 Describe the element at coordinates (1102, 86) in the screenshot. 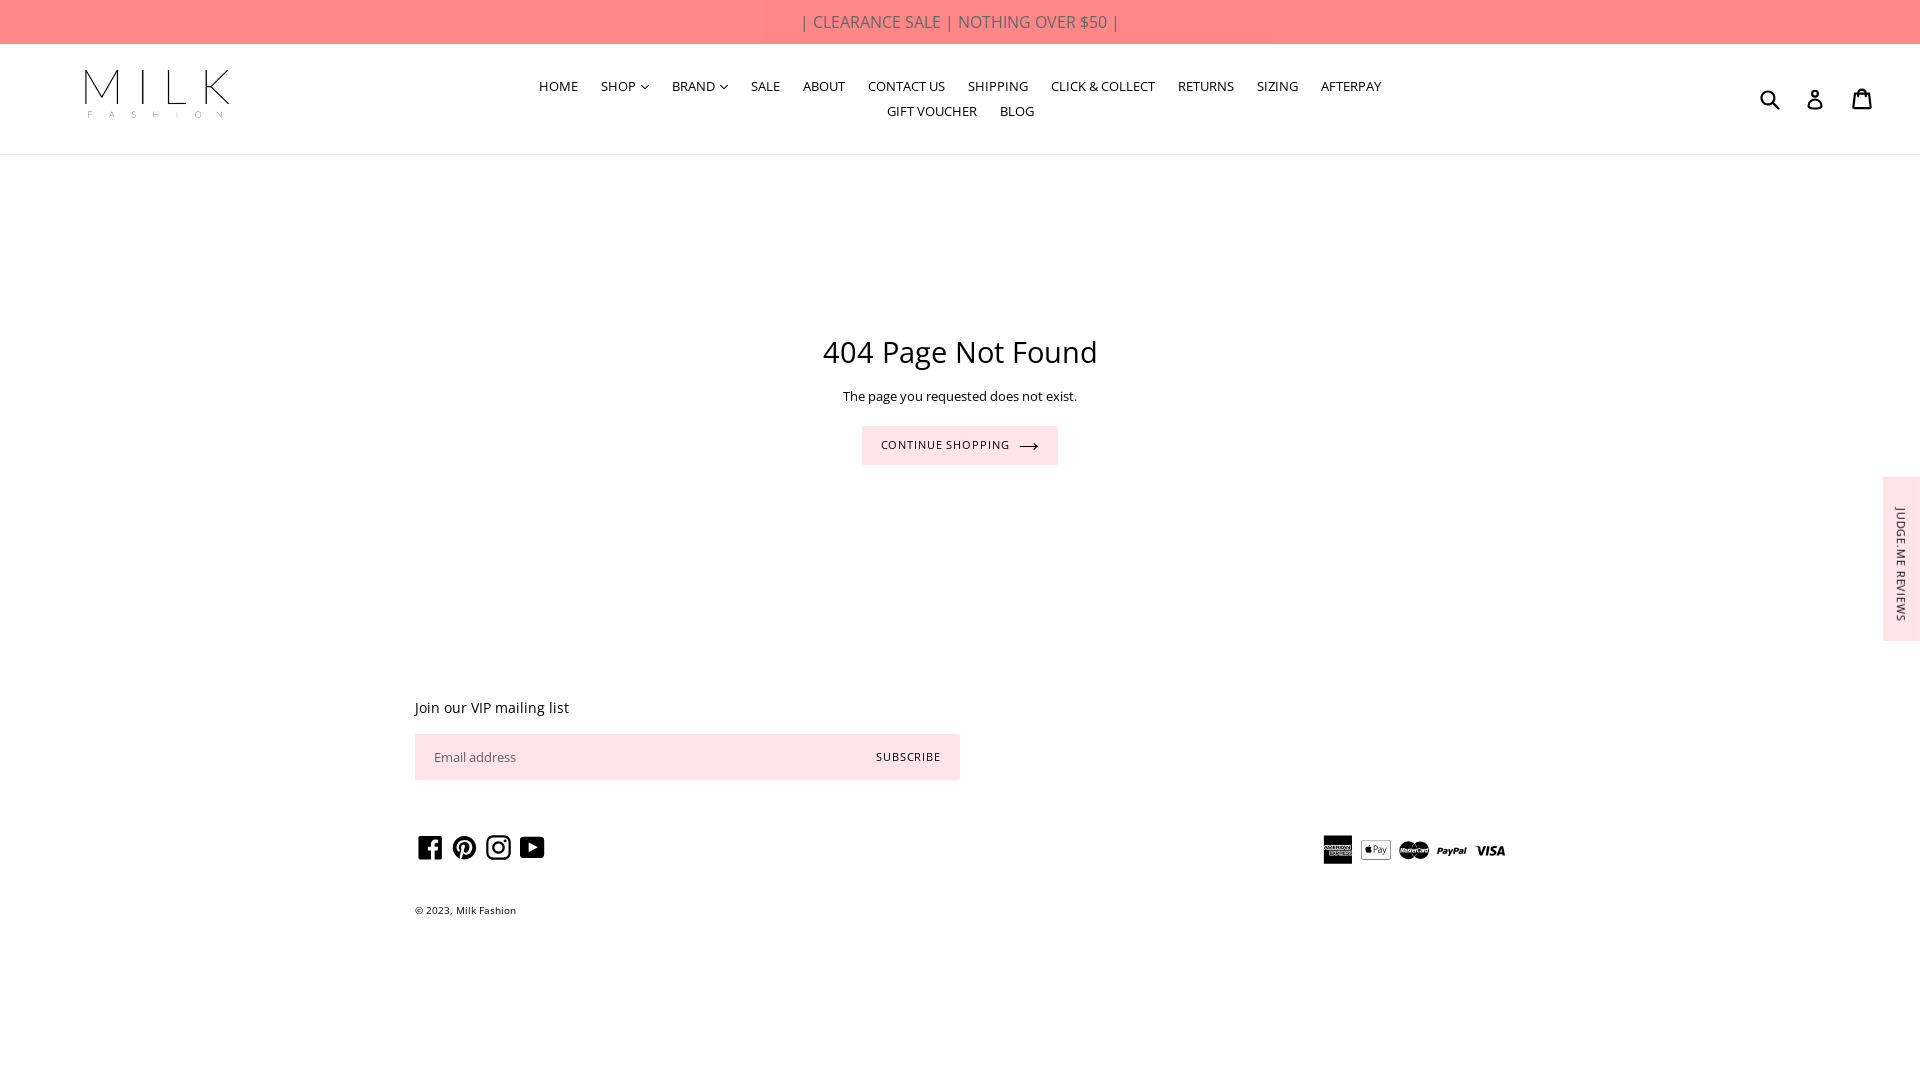

I see `'CLICK & COLLECT'` at that location.